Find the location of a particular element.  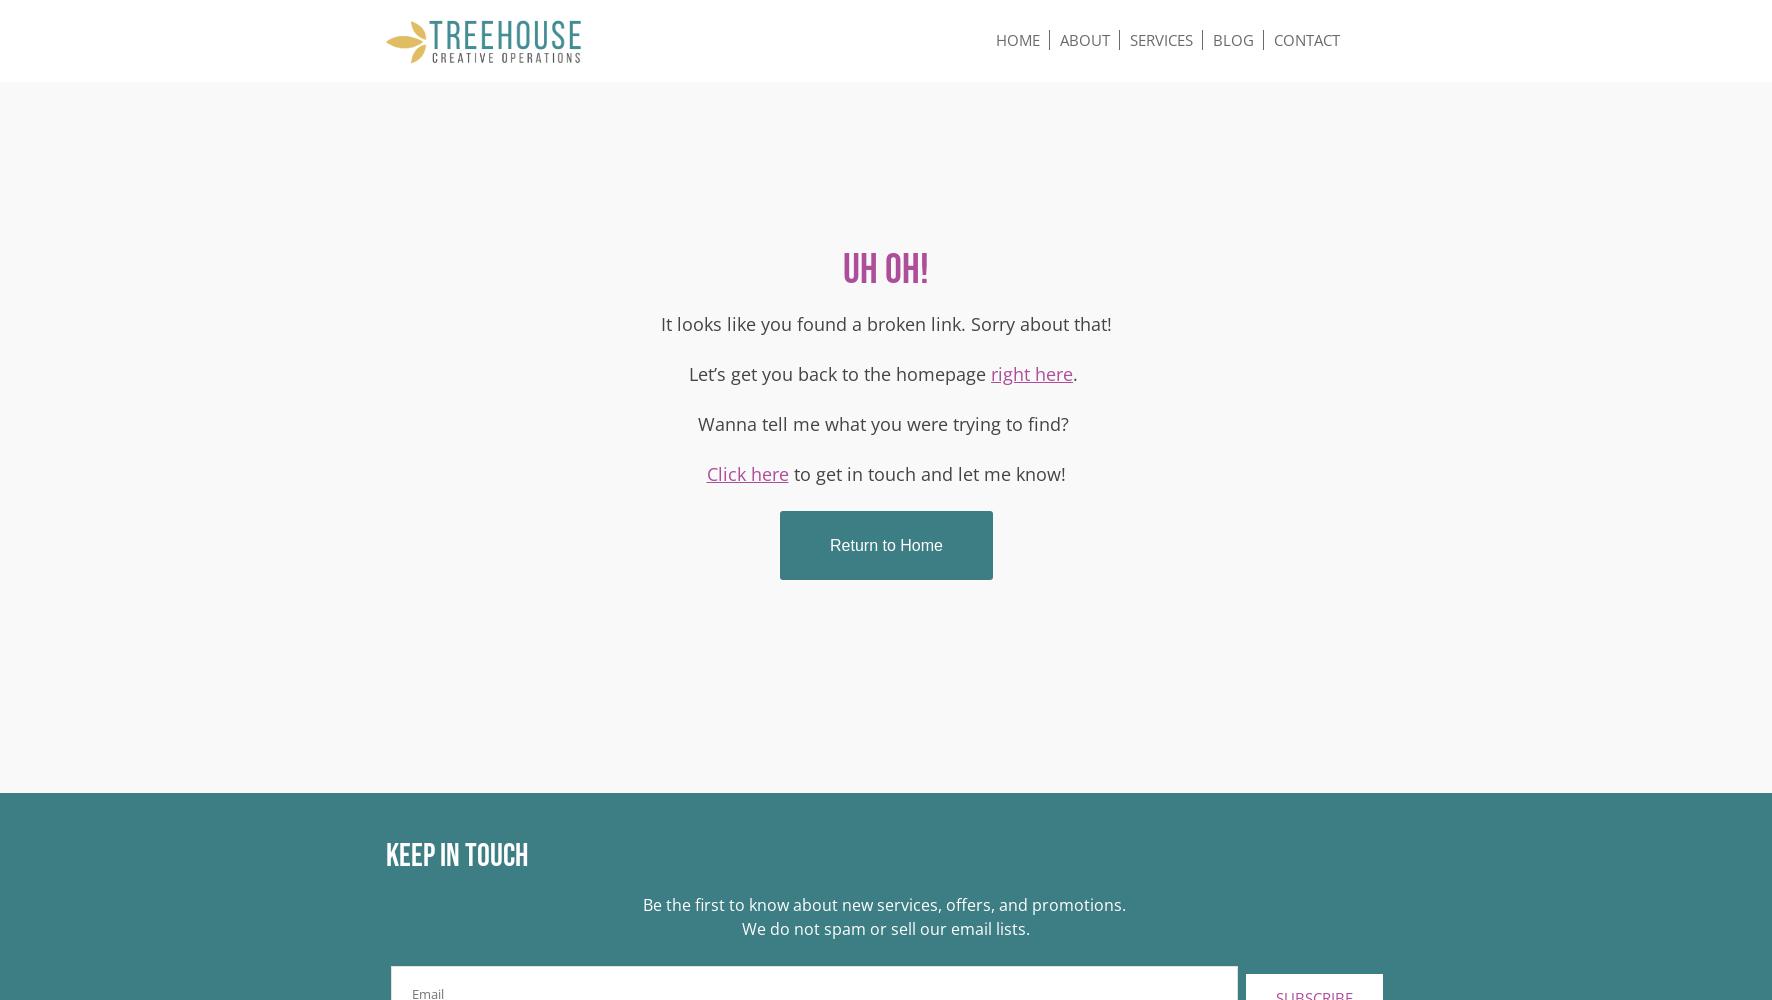

'Keep in touch' is located at coordinates (455, 855).